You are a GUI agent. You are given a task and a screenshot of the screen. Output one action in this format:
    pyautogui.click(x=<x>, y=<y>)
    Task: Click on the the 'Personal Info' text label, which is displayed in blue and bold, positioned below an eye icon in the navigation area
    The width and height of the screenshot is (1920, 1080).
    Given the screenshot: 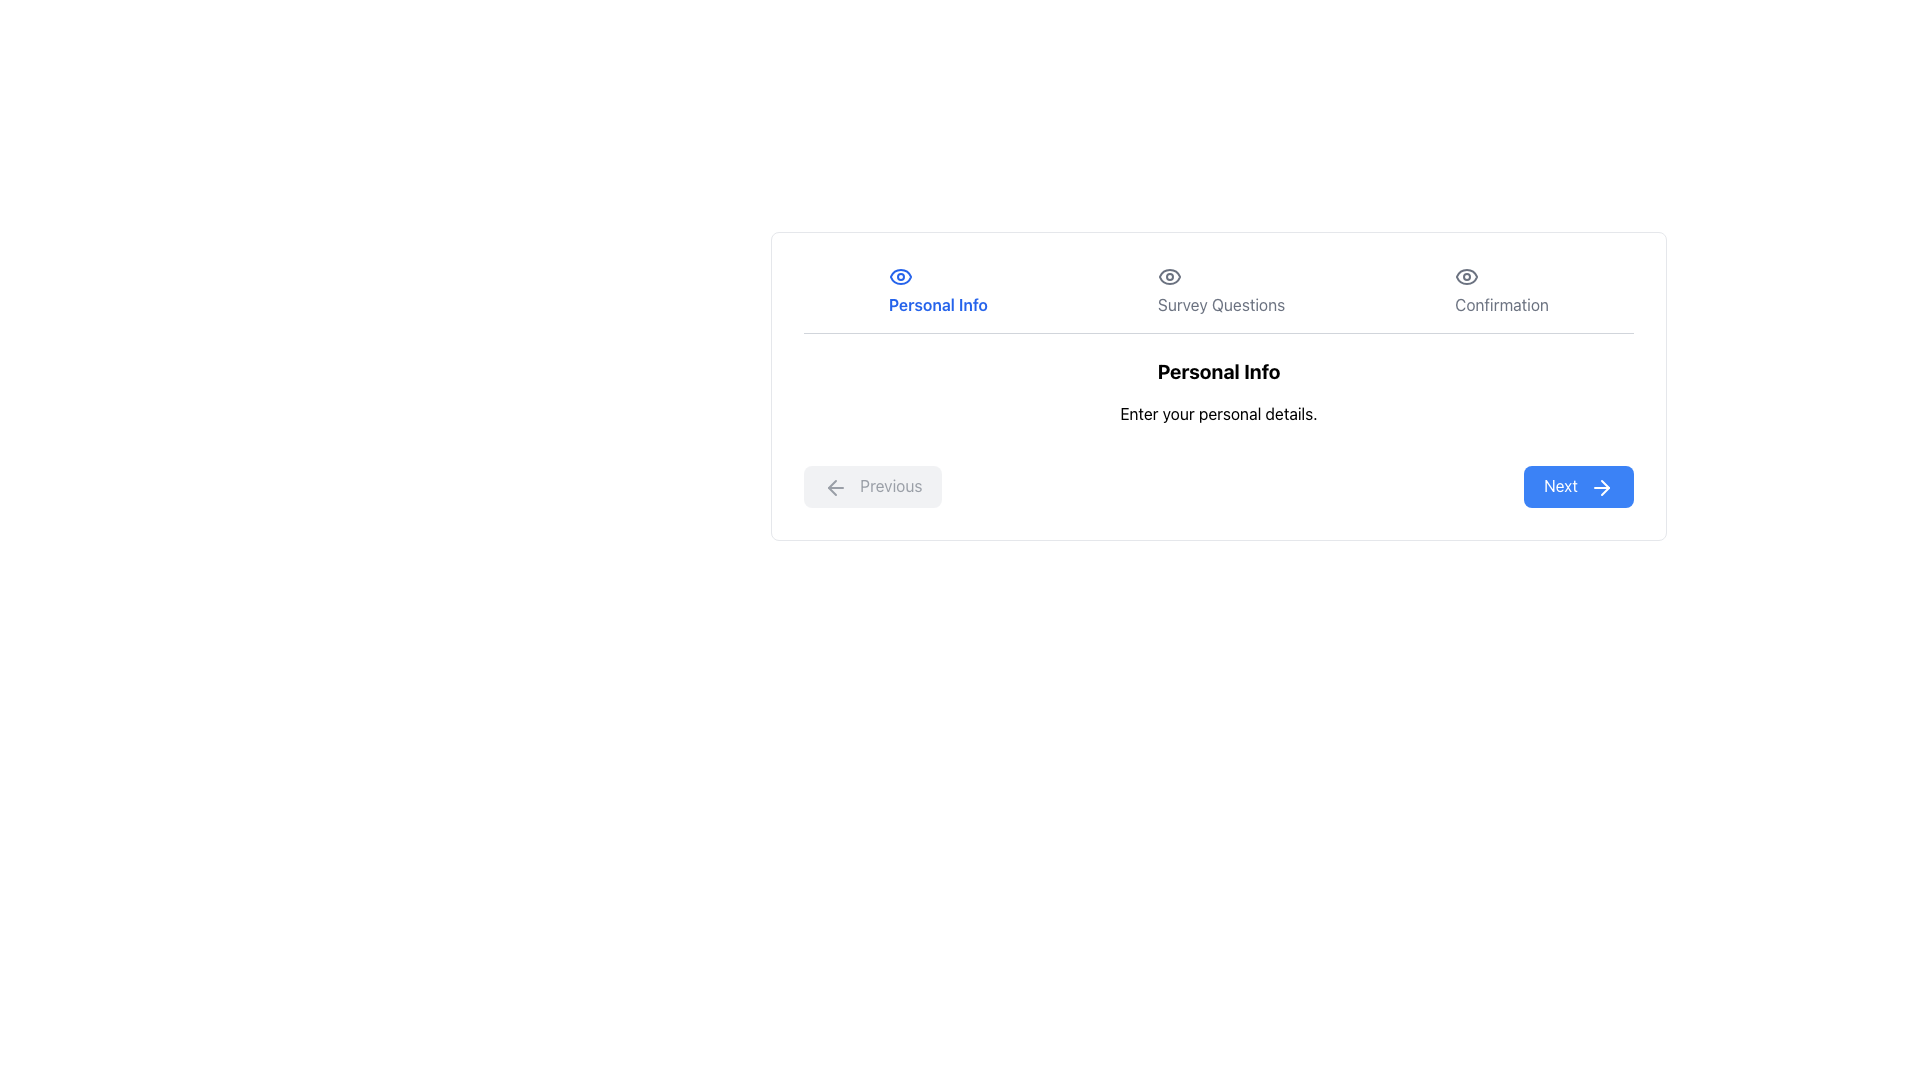 What is the action you would take?
    pyautogui.click(x=937, y=290)
    